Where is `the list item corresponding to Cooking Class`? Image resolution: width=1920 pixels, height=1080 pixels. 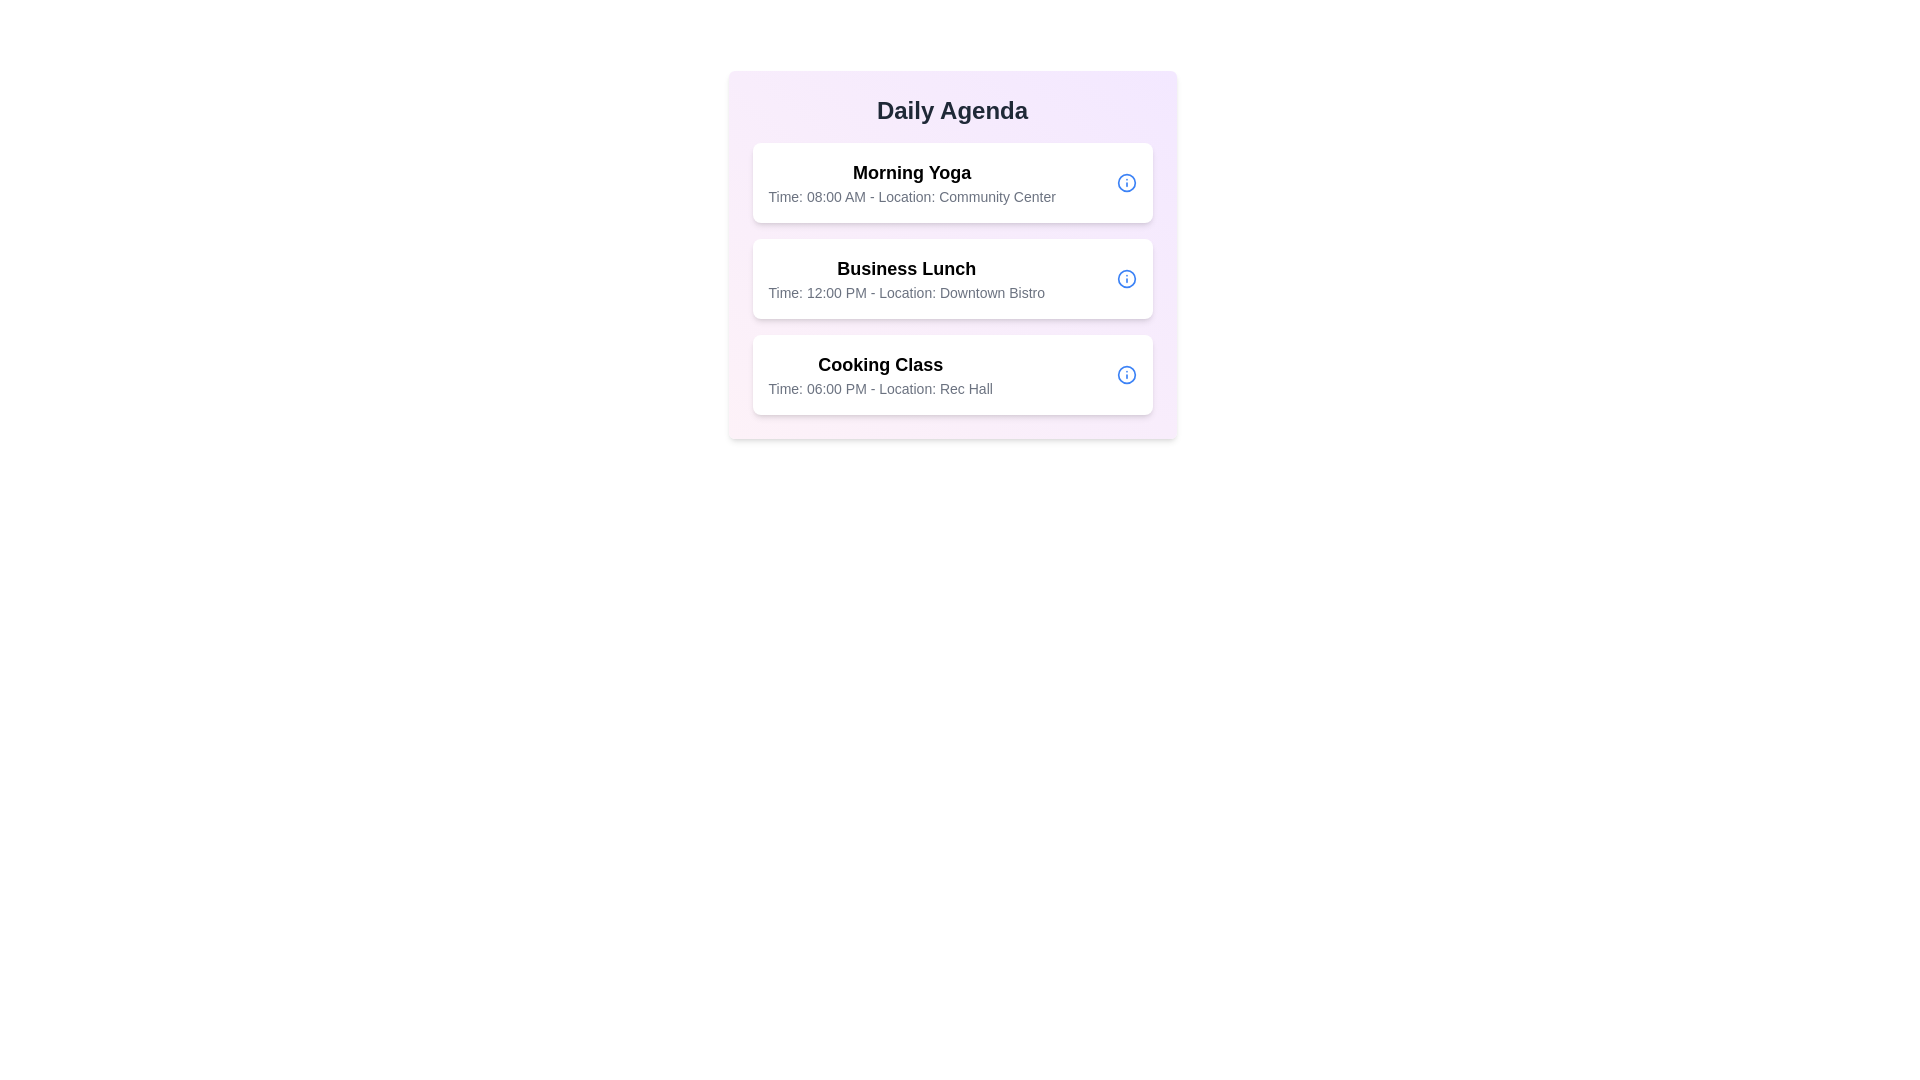 the list item corresponding to Cooking Class is located at coordinates (951, 374).